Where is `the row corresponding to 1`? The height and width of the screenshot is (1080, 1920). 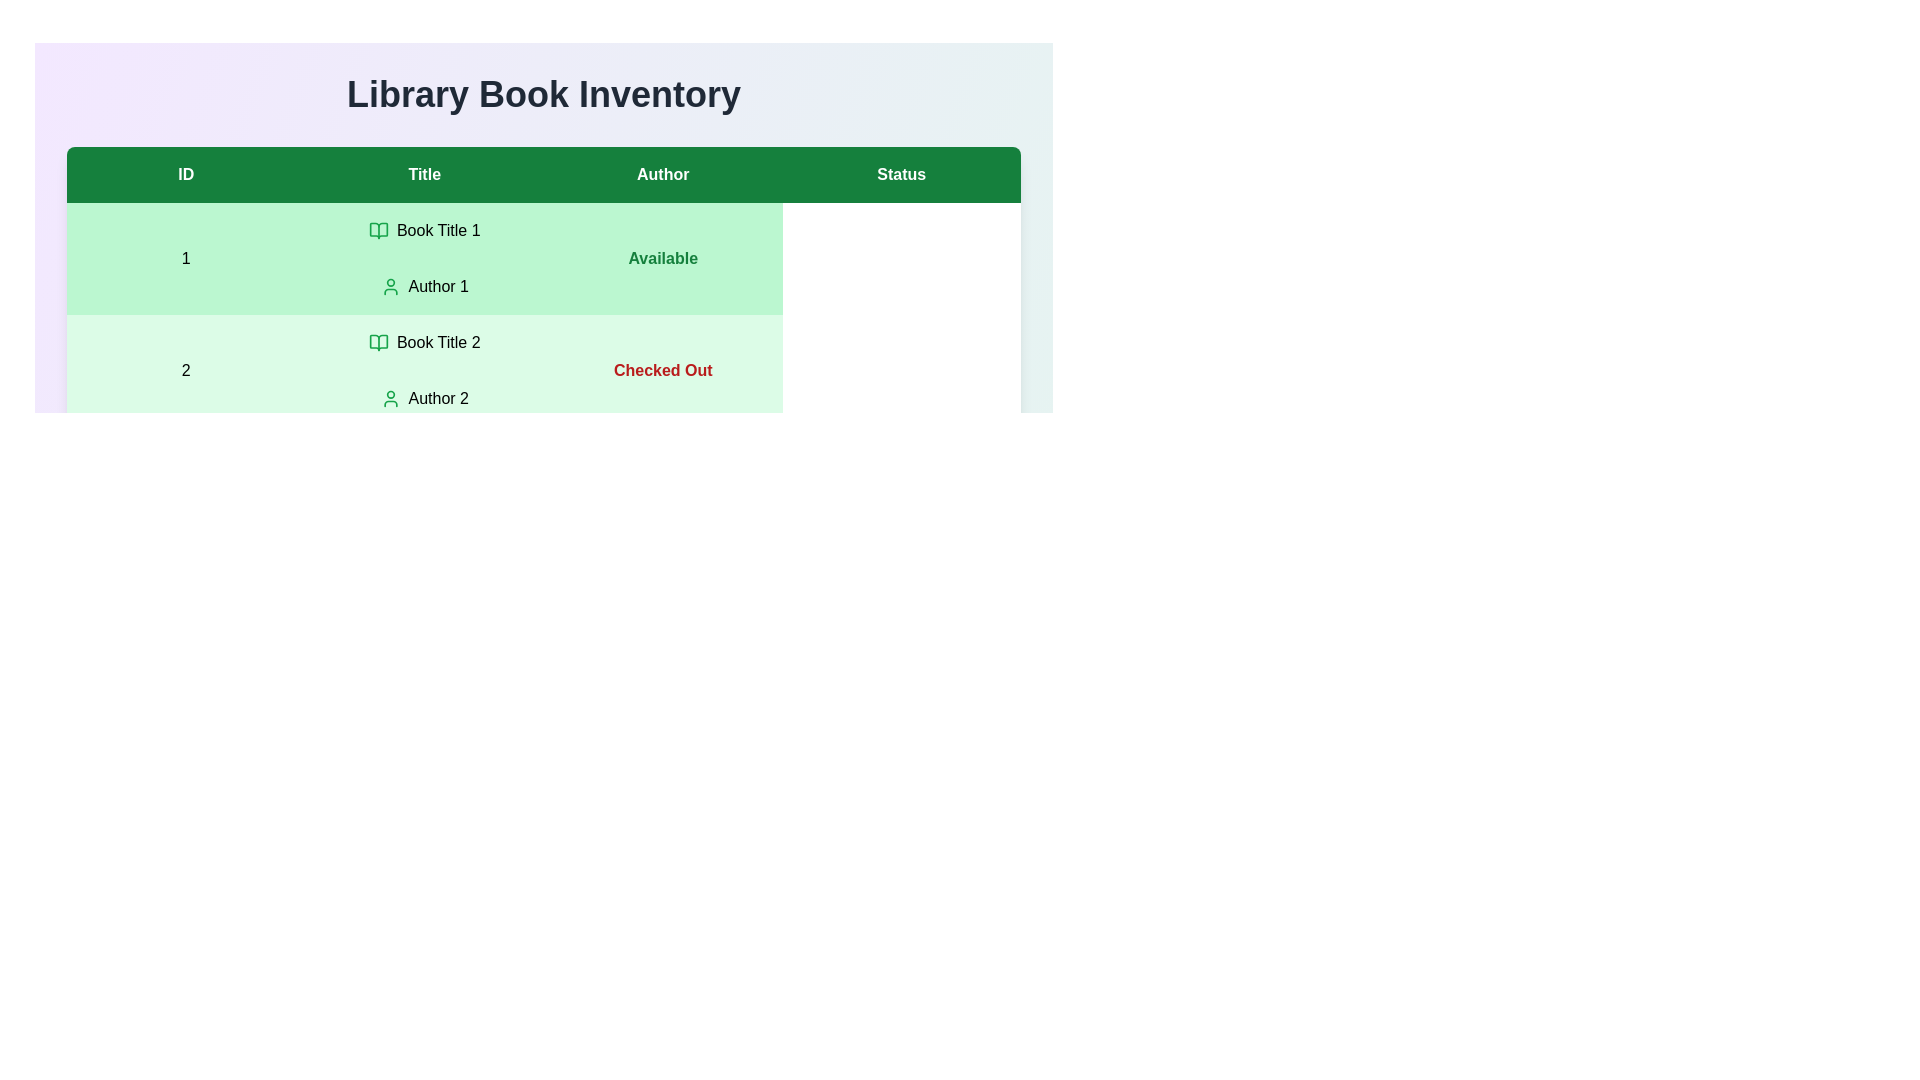
the row corresponding to 1 is located at coordinates (543, 257).